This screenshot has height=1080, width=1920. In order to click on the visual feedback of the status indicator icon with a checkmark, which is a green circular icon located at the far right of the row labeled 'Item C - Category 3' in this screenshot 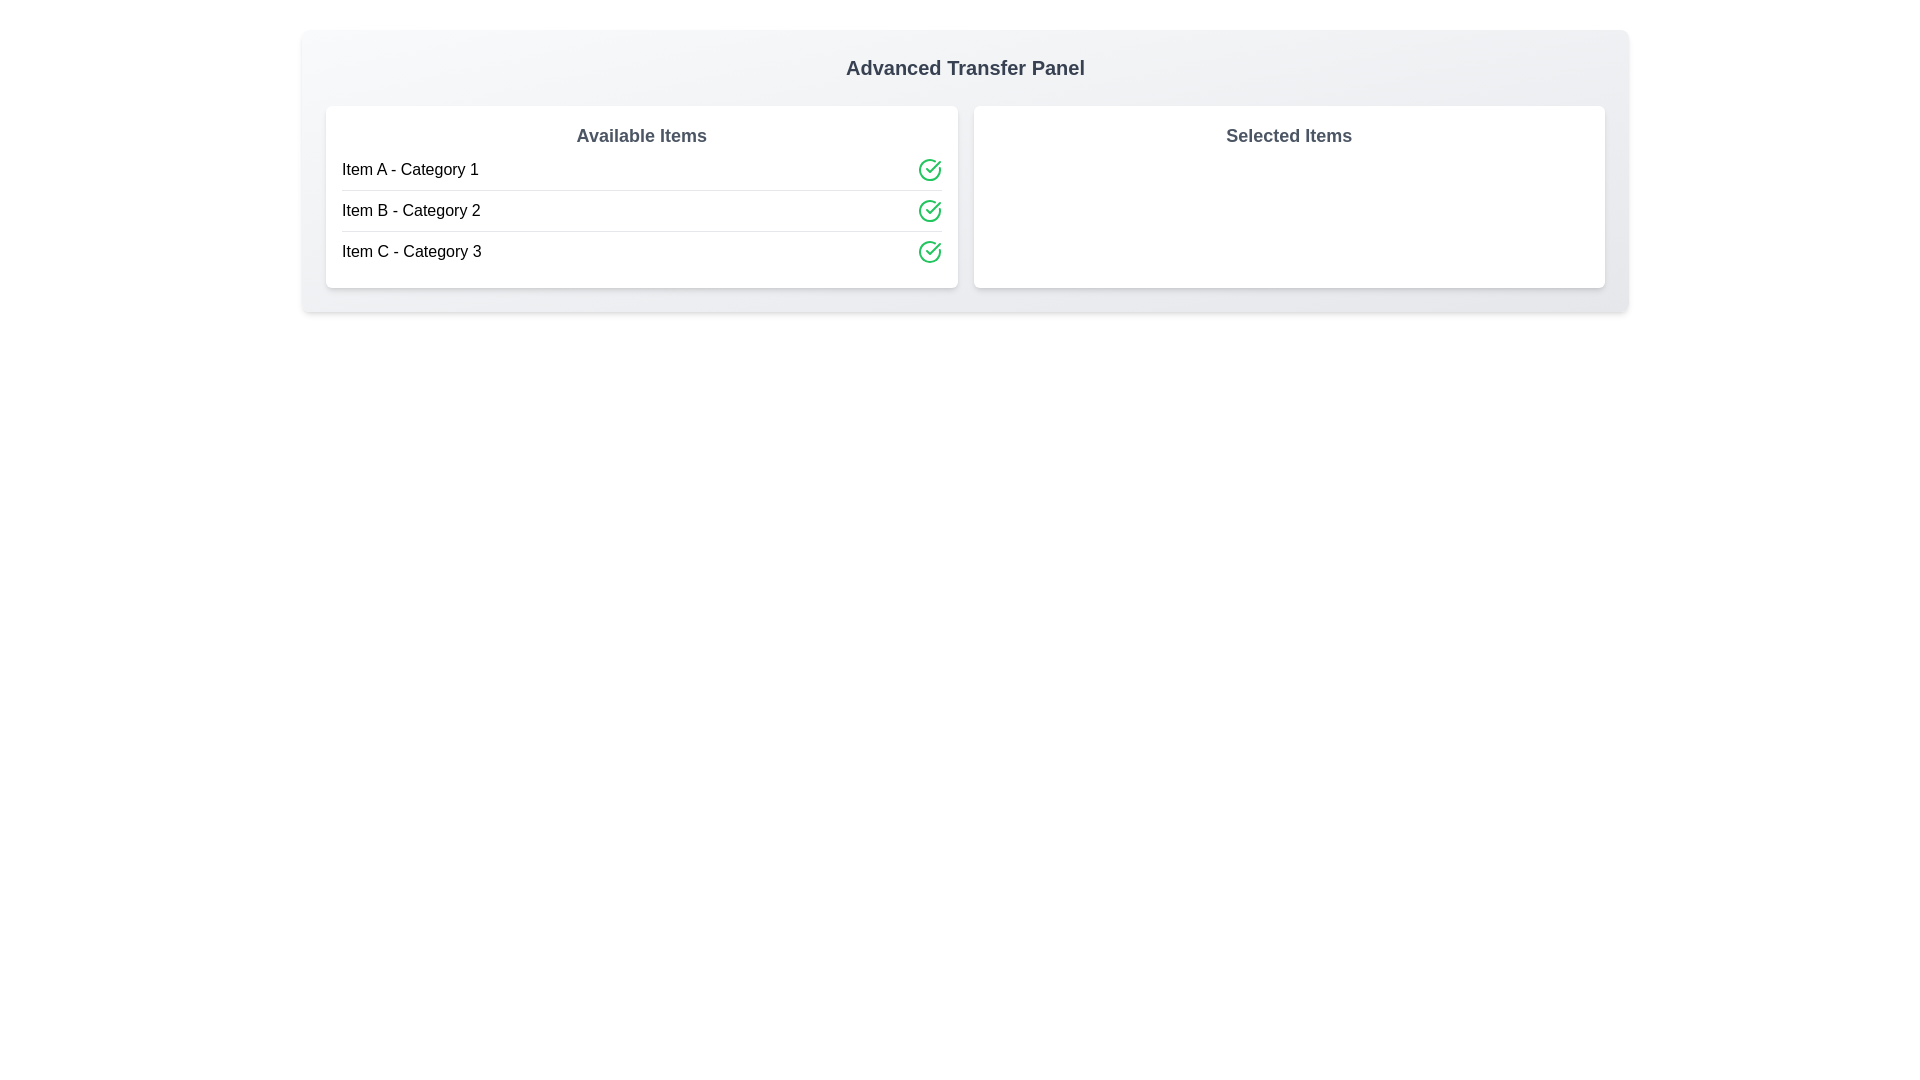, I will do `click(928, 250)`.